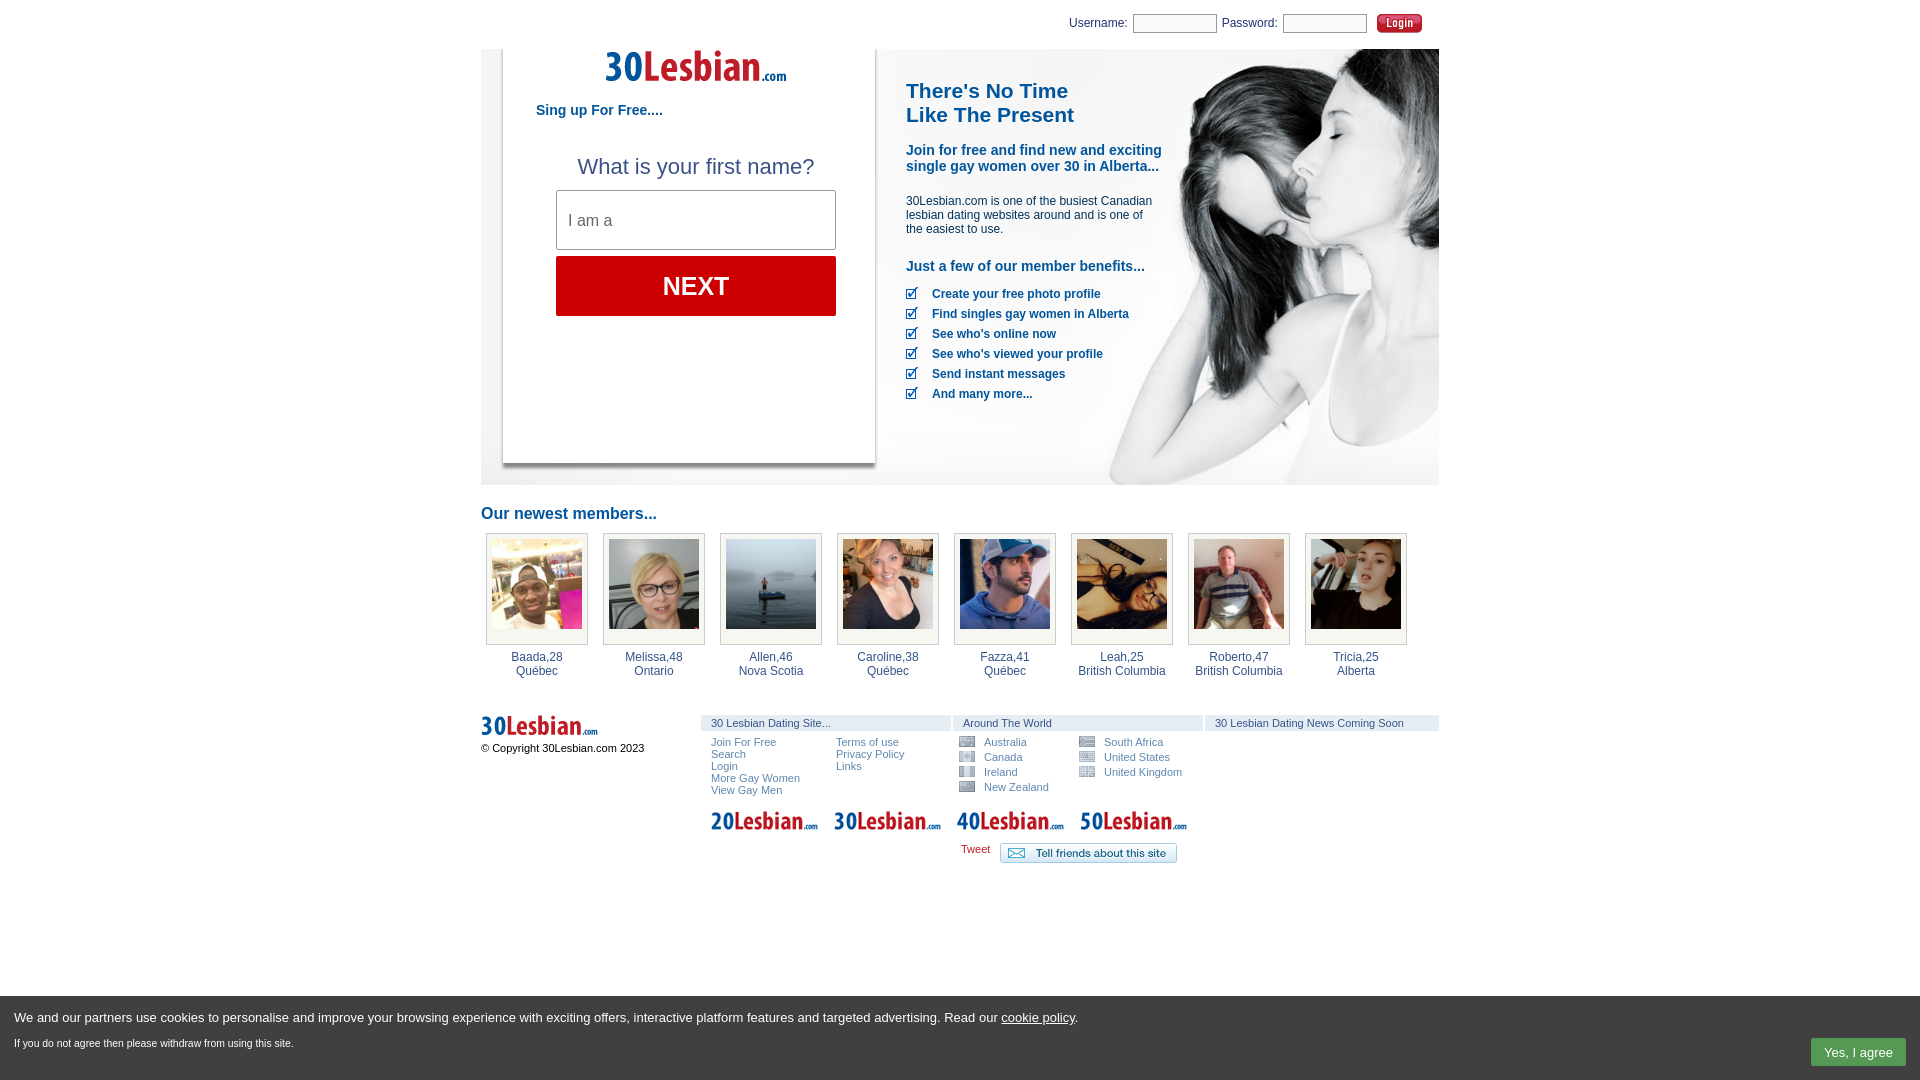 This screenshot has height=1080, width=1920. What do you see at coordinates (835, 753) in the screenshot?
I see `'Privacy Policy'` at bounding box center [835, 753].